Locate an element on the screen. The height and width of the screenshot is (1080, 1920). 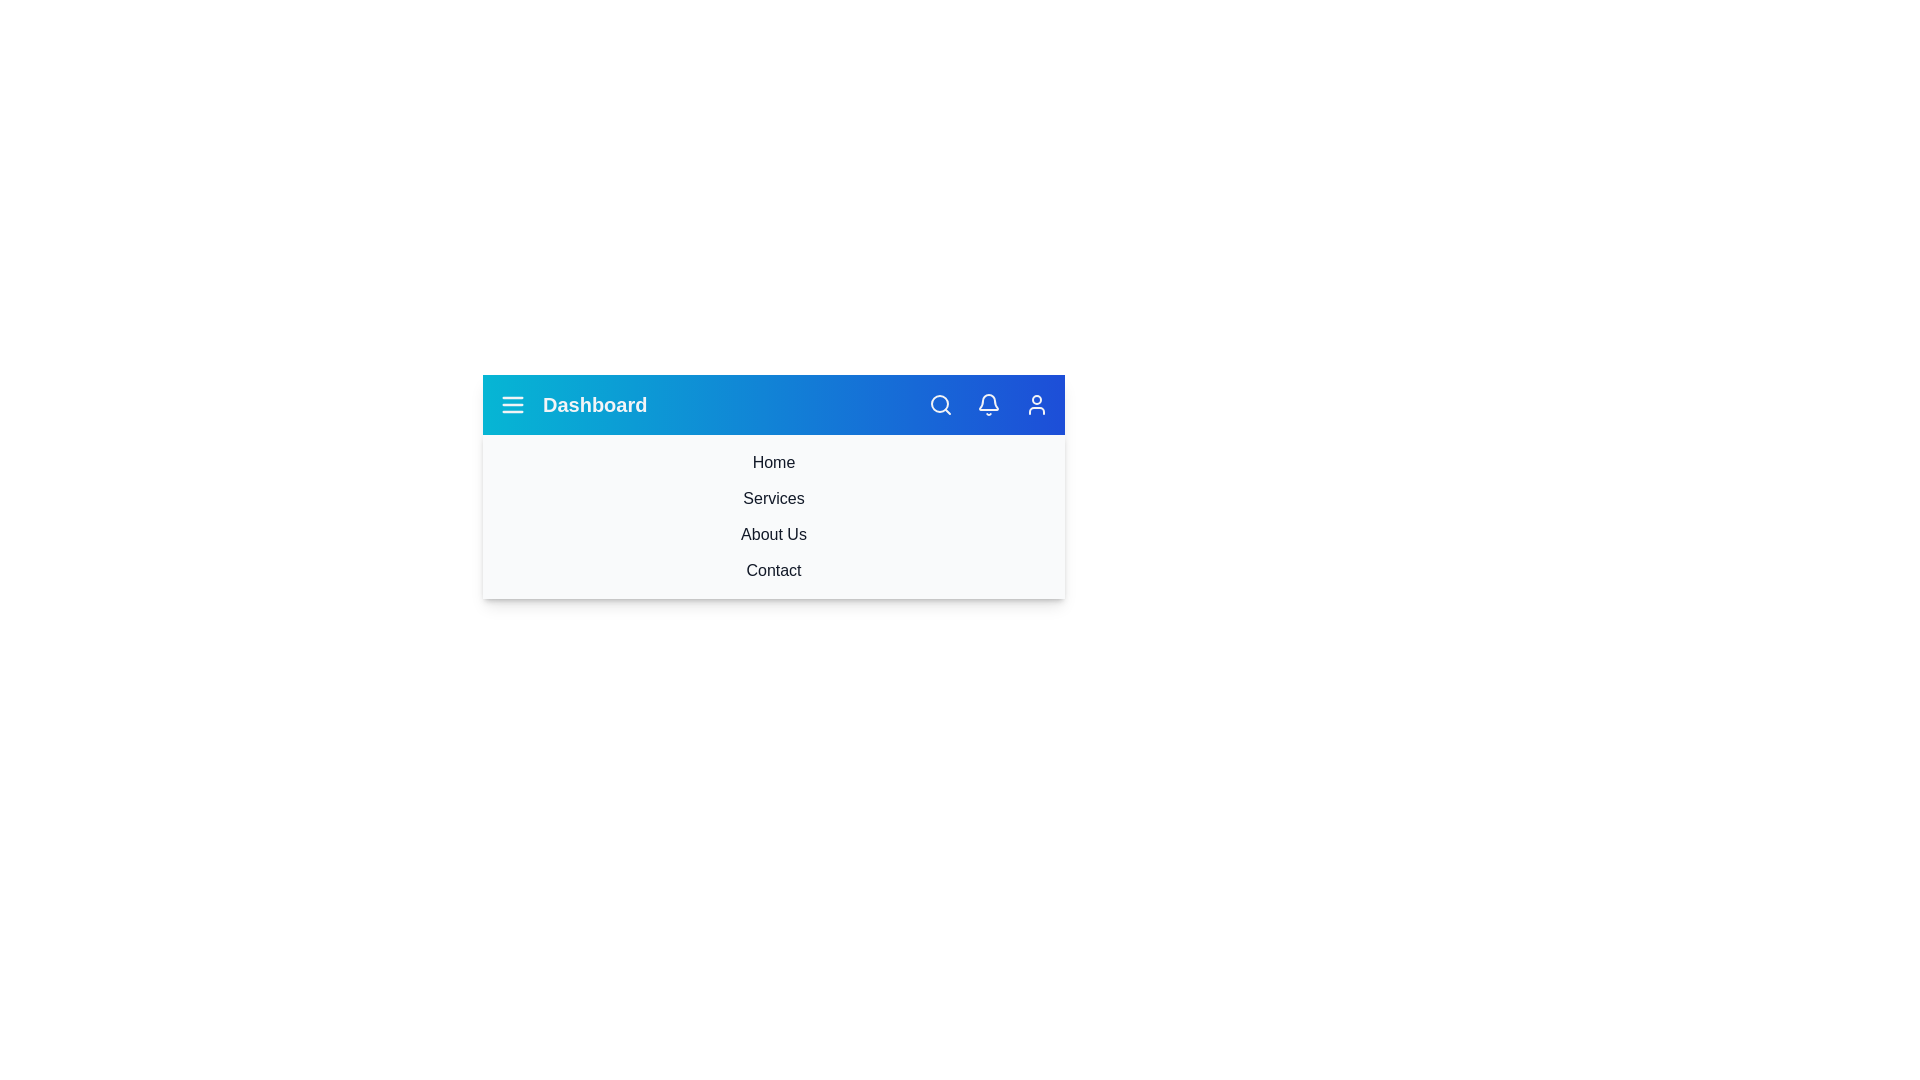
the menu button to toggle the navigation drawer is located at coordinates (513, 405).